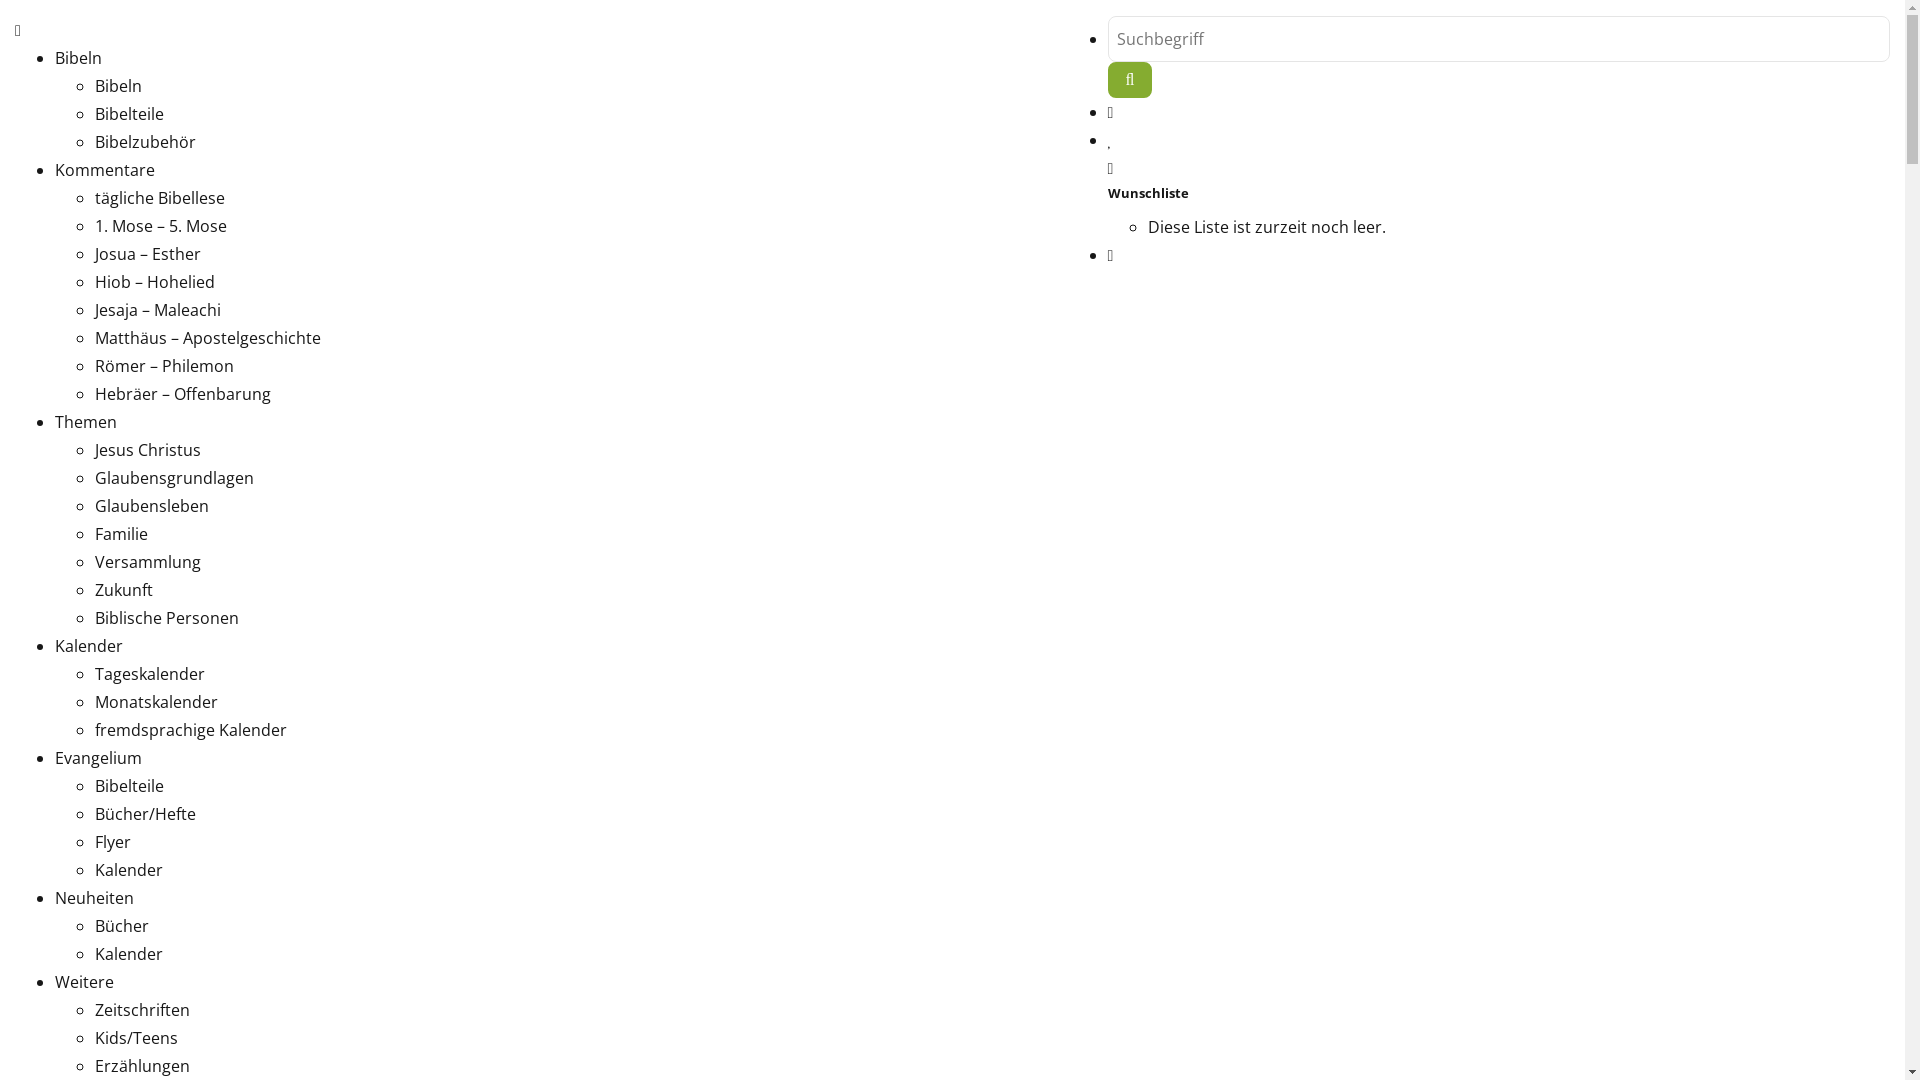 Image resolution: width=1920 pixels, height=1080 pixels. Describe the element at coordinates (117, 84) in the screenshot. I see `'Bibeln'` at that location.